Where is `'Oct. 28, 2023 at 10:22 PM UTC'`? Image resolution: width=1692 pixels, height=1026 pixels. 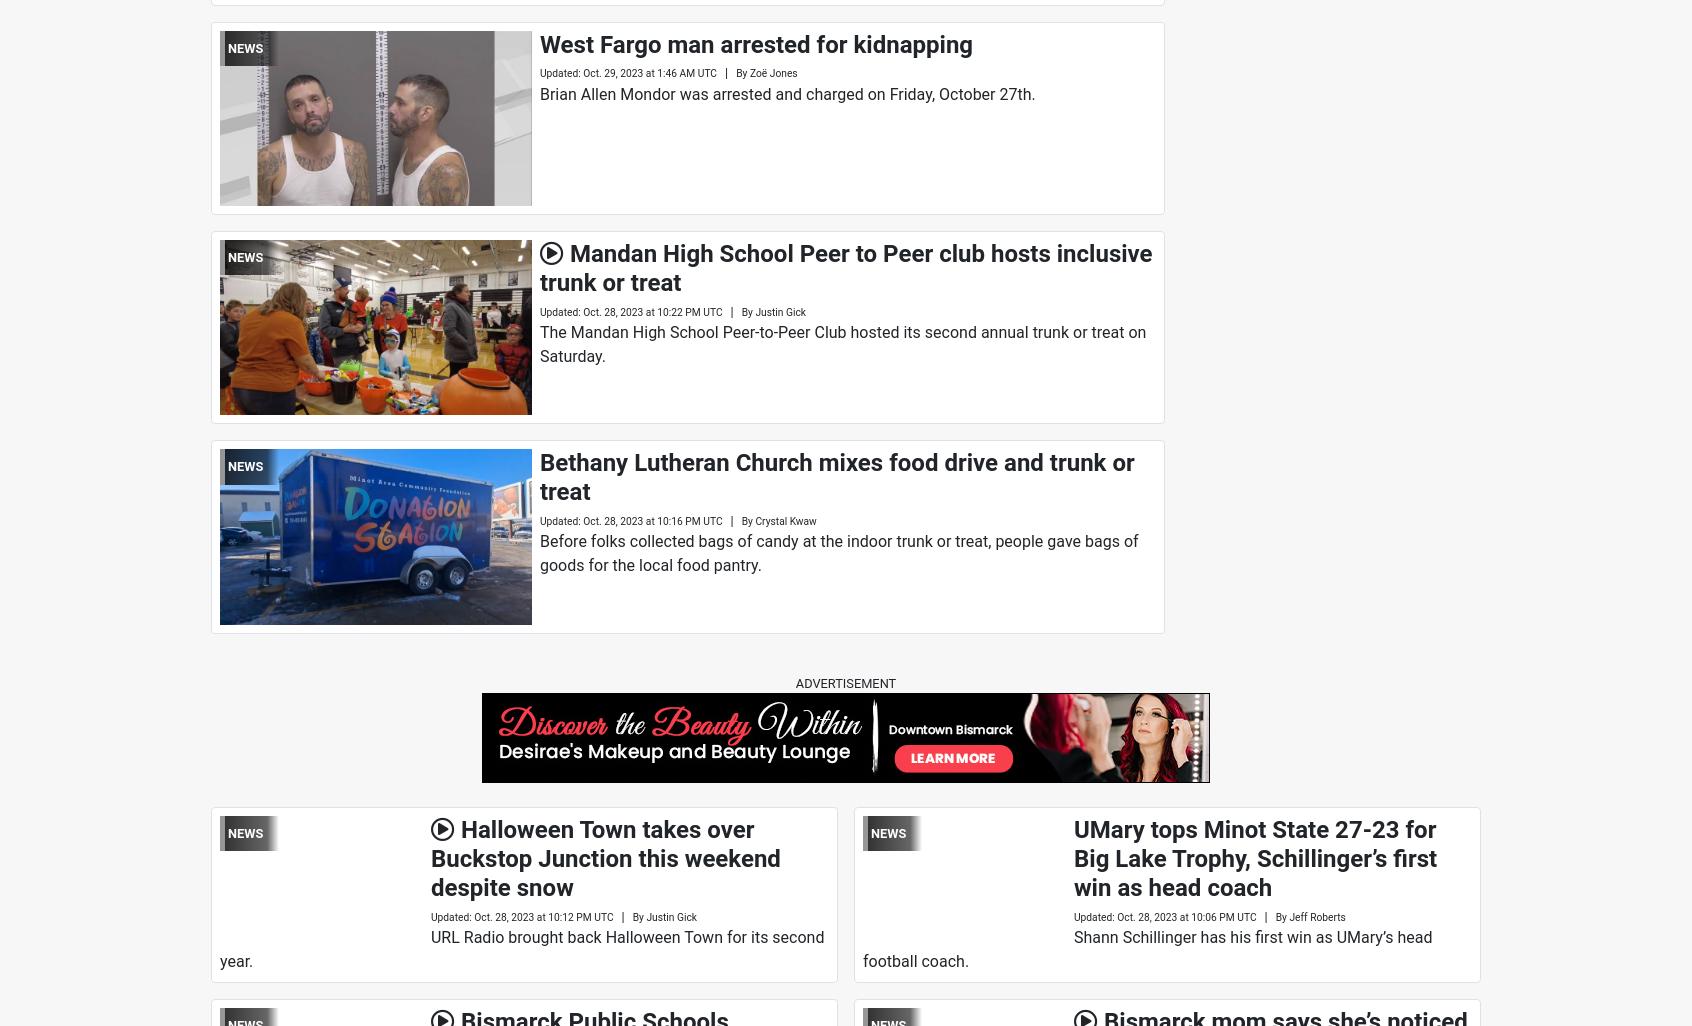 'Oct. 28, 2023 at 10:22 PM UTC' is located at coordinates (652, 311).